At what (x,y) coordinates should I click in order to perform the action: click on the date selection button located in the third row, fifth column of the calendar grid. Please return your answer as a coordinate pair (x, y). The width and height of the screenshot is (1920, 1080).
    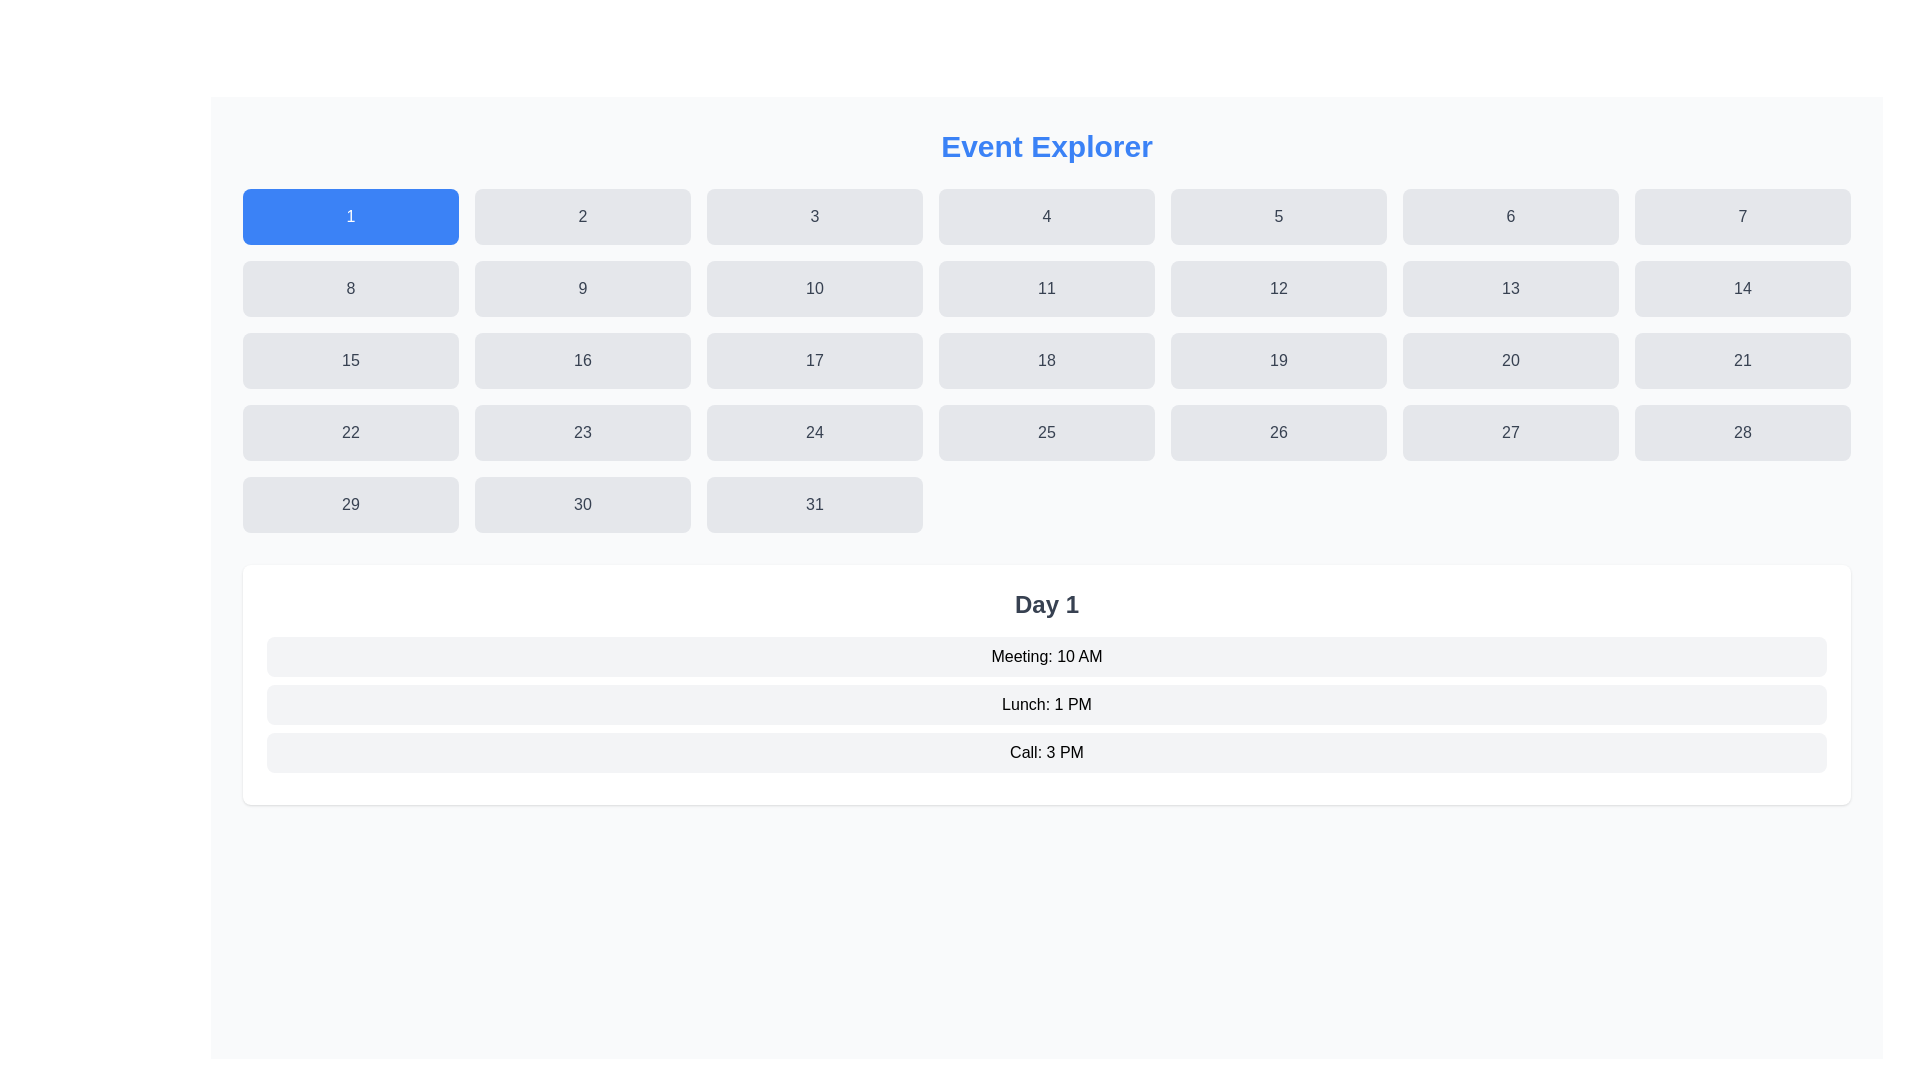
    Looking at the image, I should click on (1277, 361).